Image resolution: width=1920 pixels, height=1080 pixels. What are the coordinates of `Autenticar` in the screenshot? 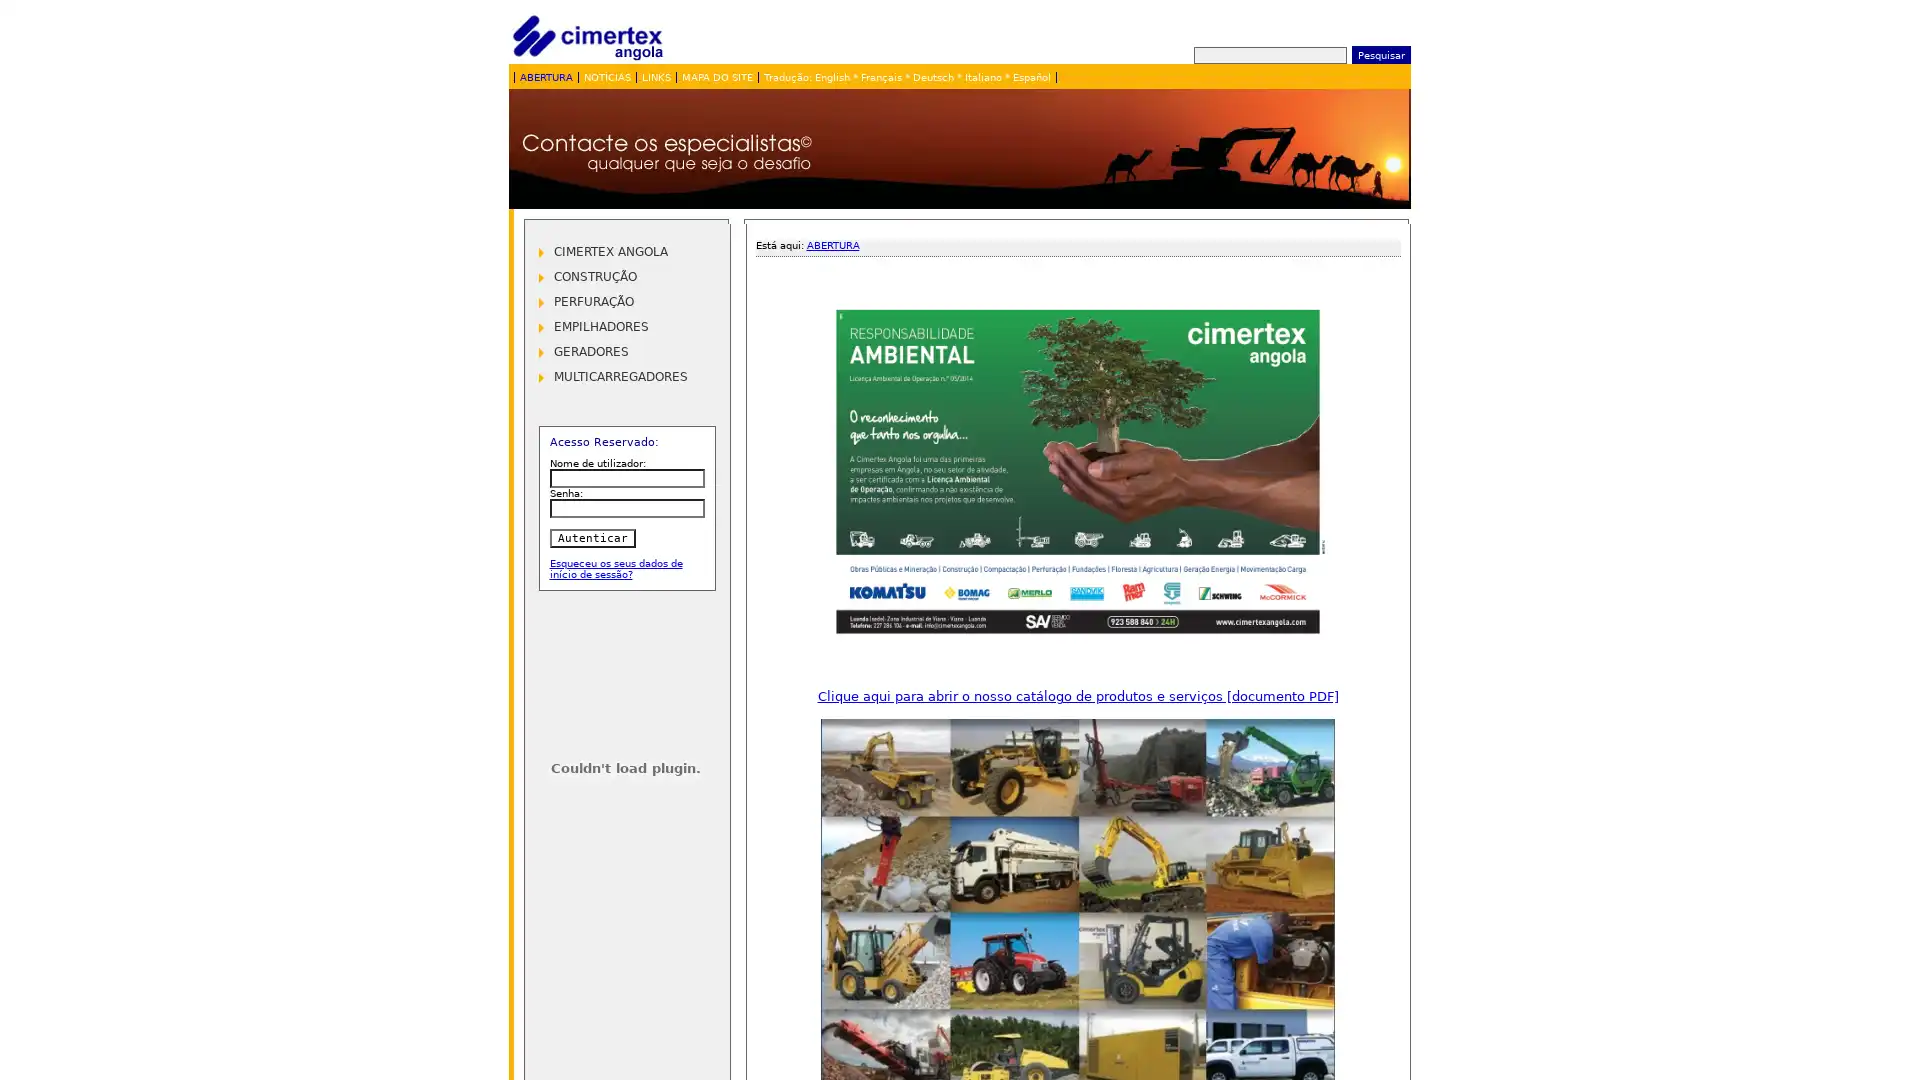 It's located at (590, 537).